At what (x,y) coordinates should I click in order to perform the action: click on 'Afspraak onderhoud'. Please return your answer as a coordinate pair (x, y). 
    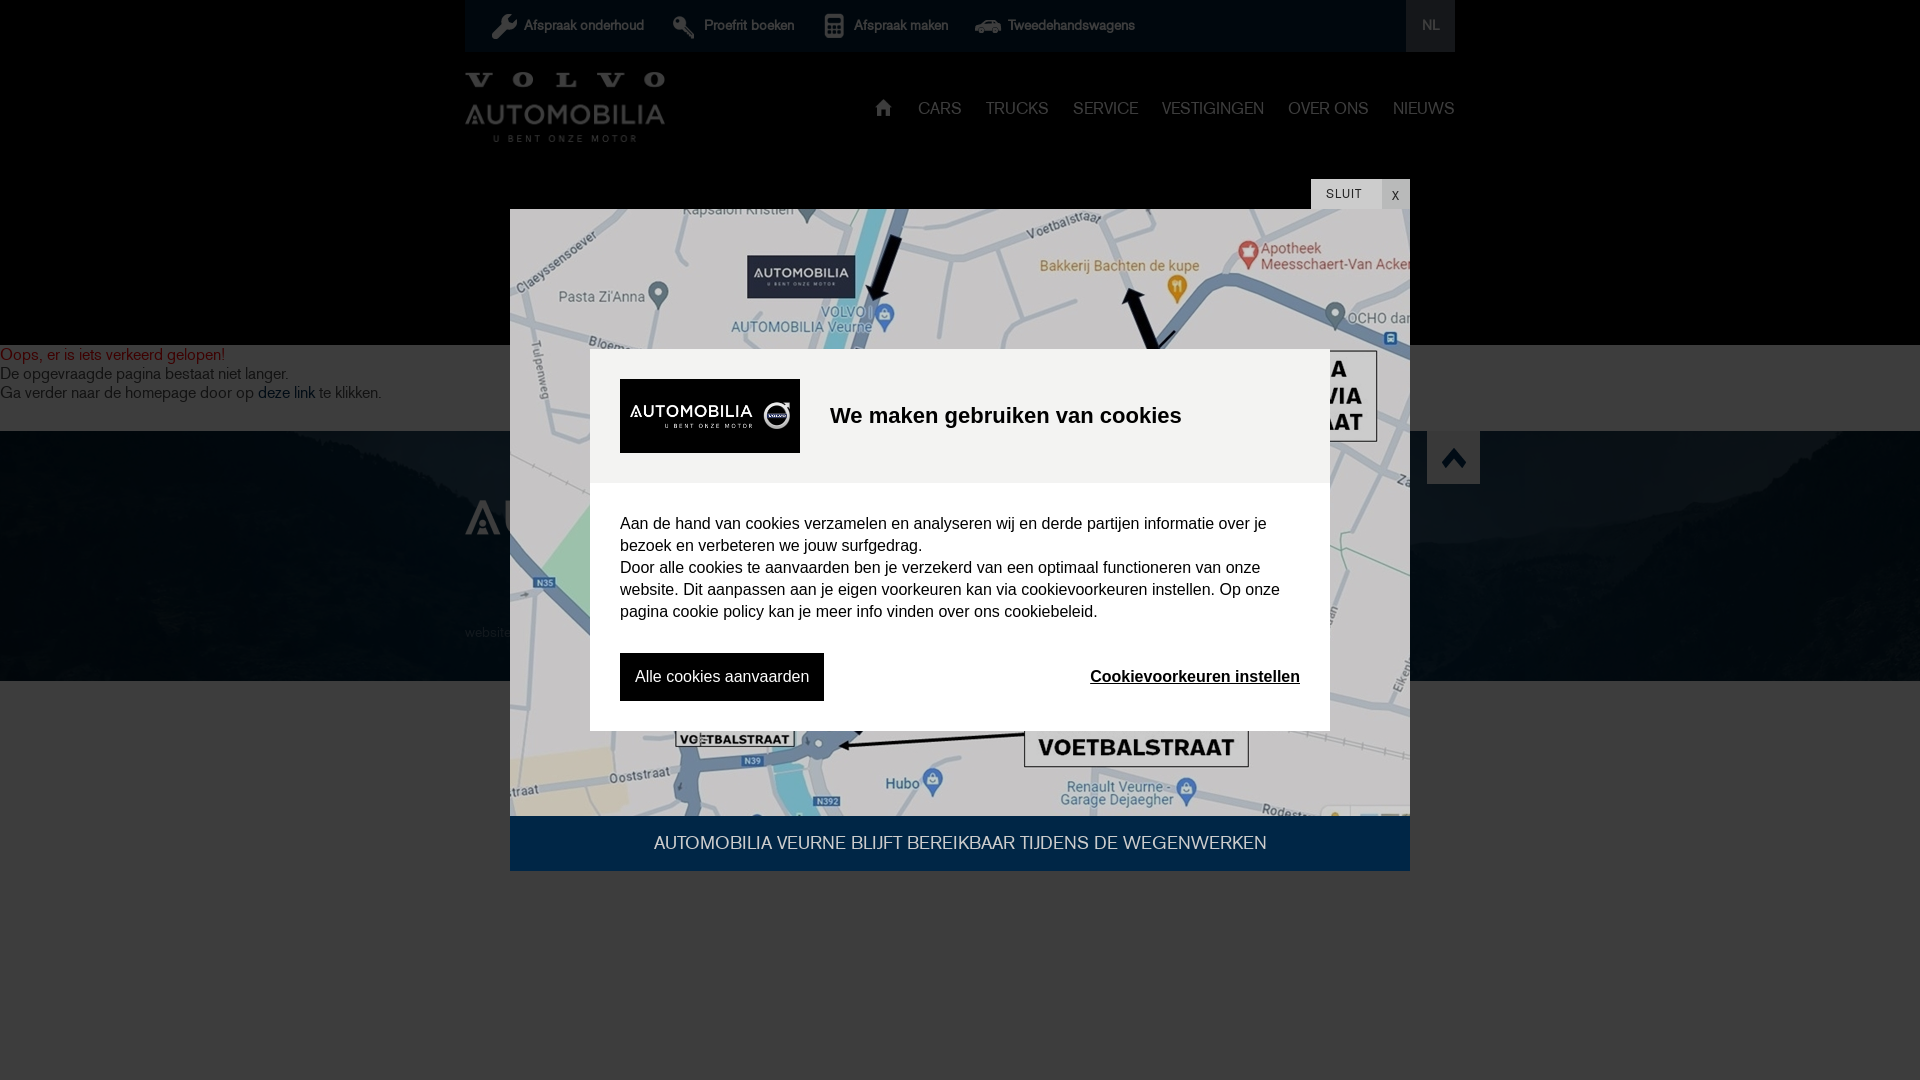
    Looking at the image, I should click on (575, 26).